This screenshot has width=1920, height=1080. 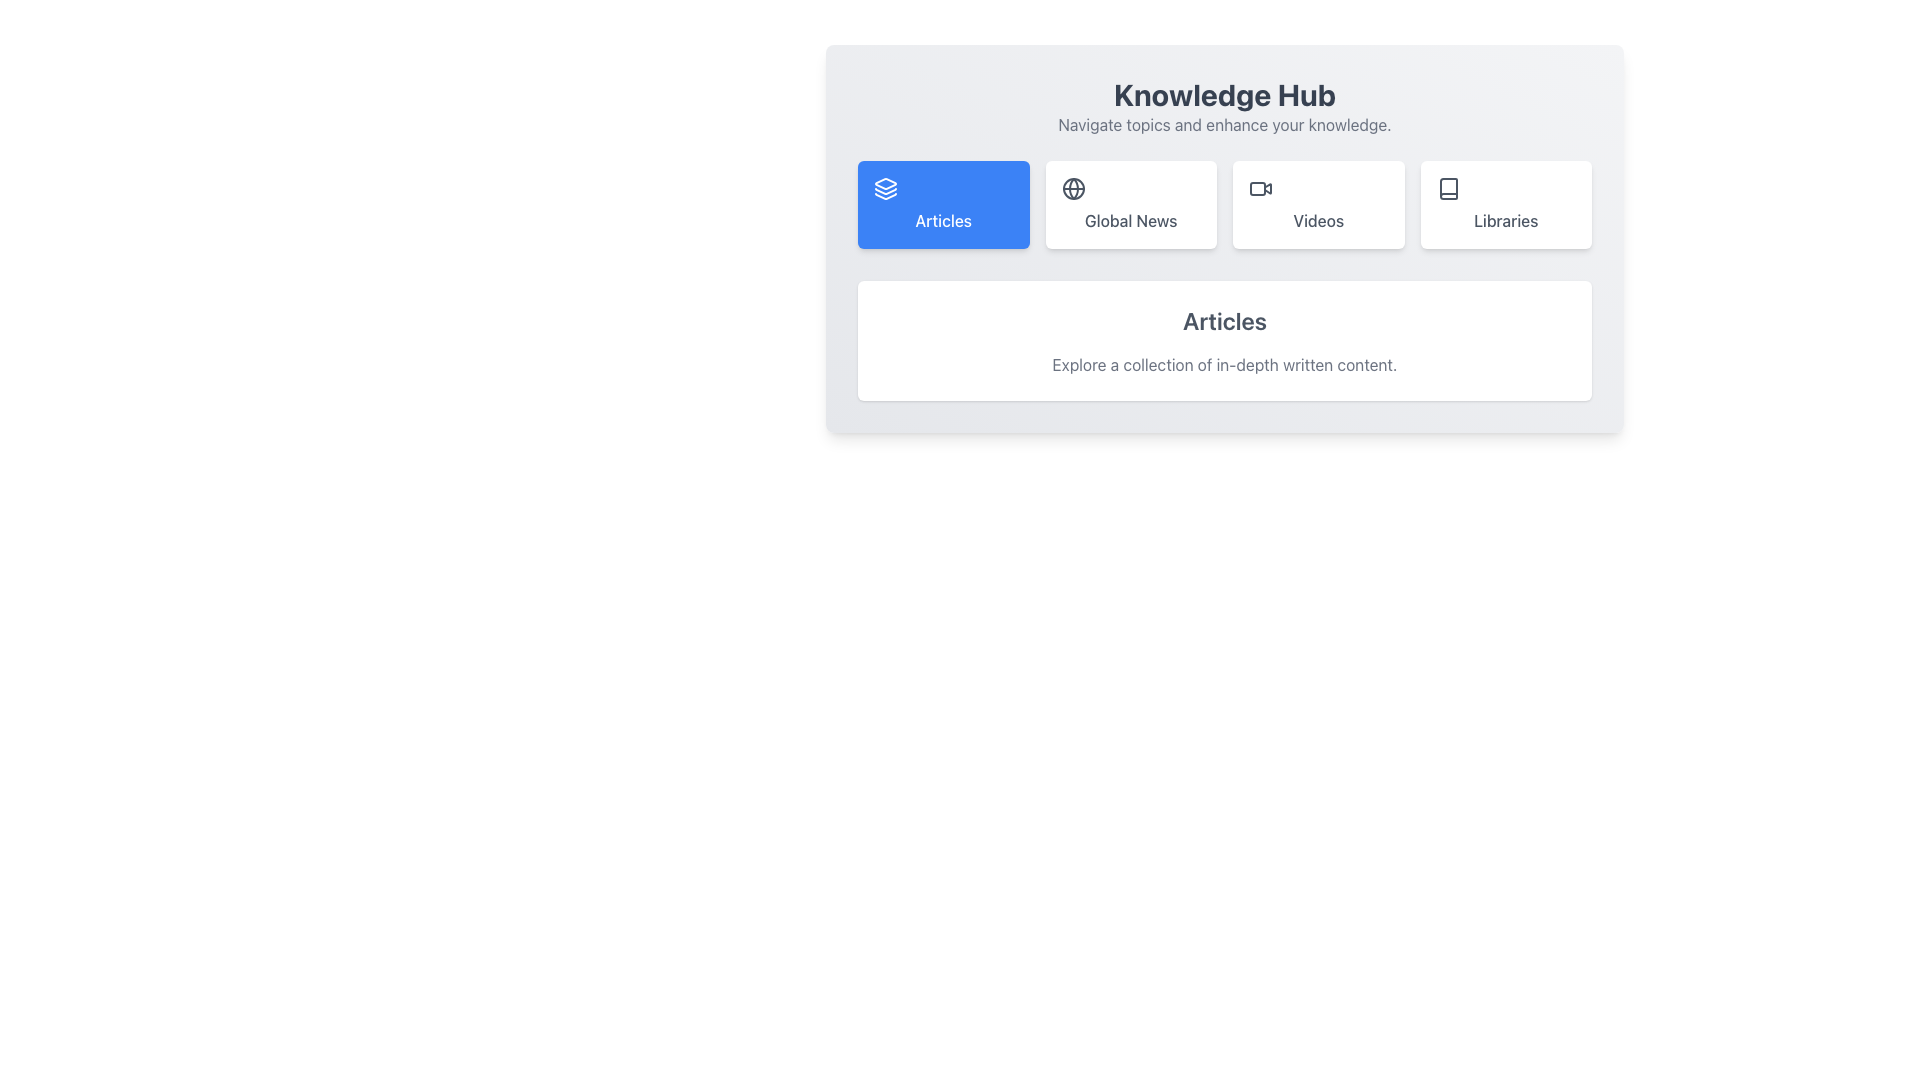 I want to click on the inner circle of the globe icon, which is the second option in the horizontal menu next to 'Articles', so click(x=1072, y=189).